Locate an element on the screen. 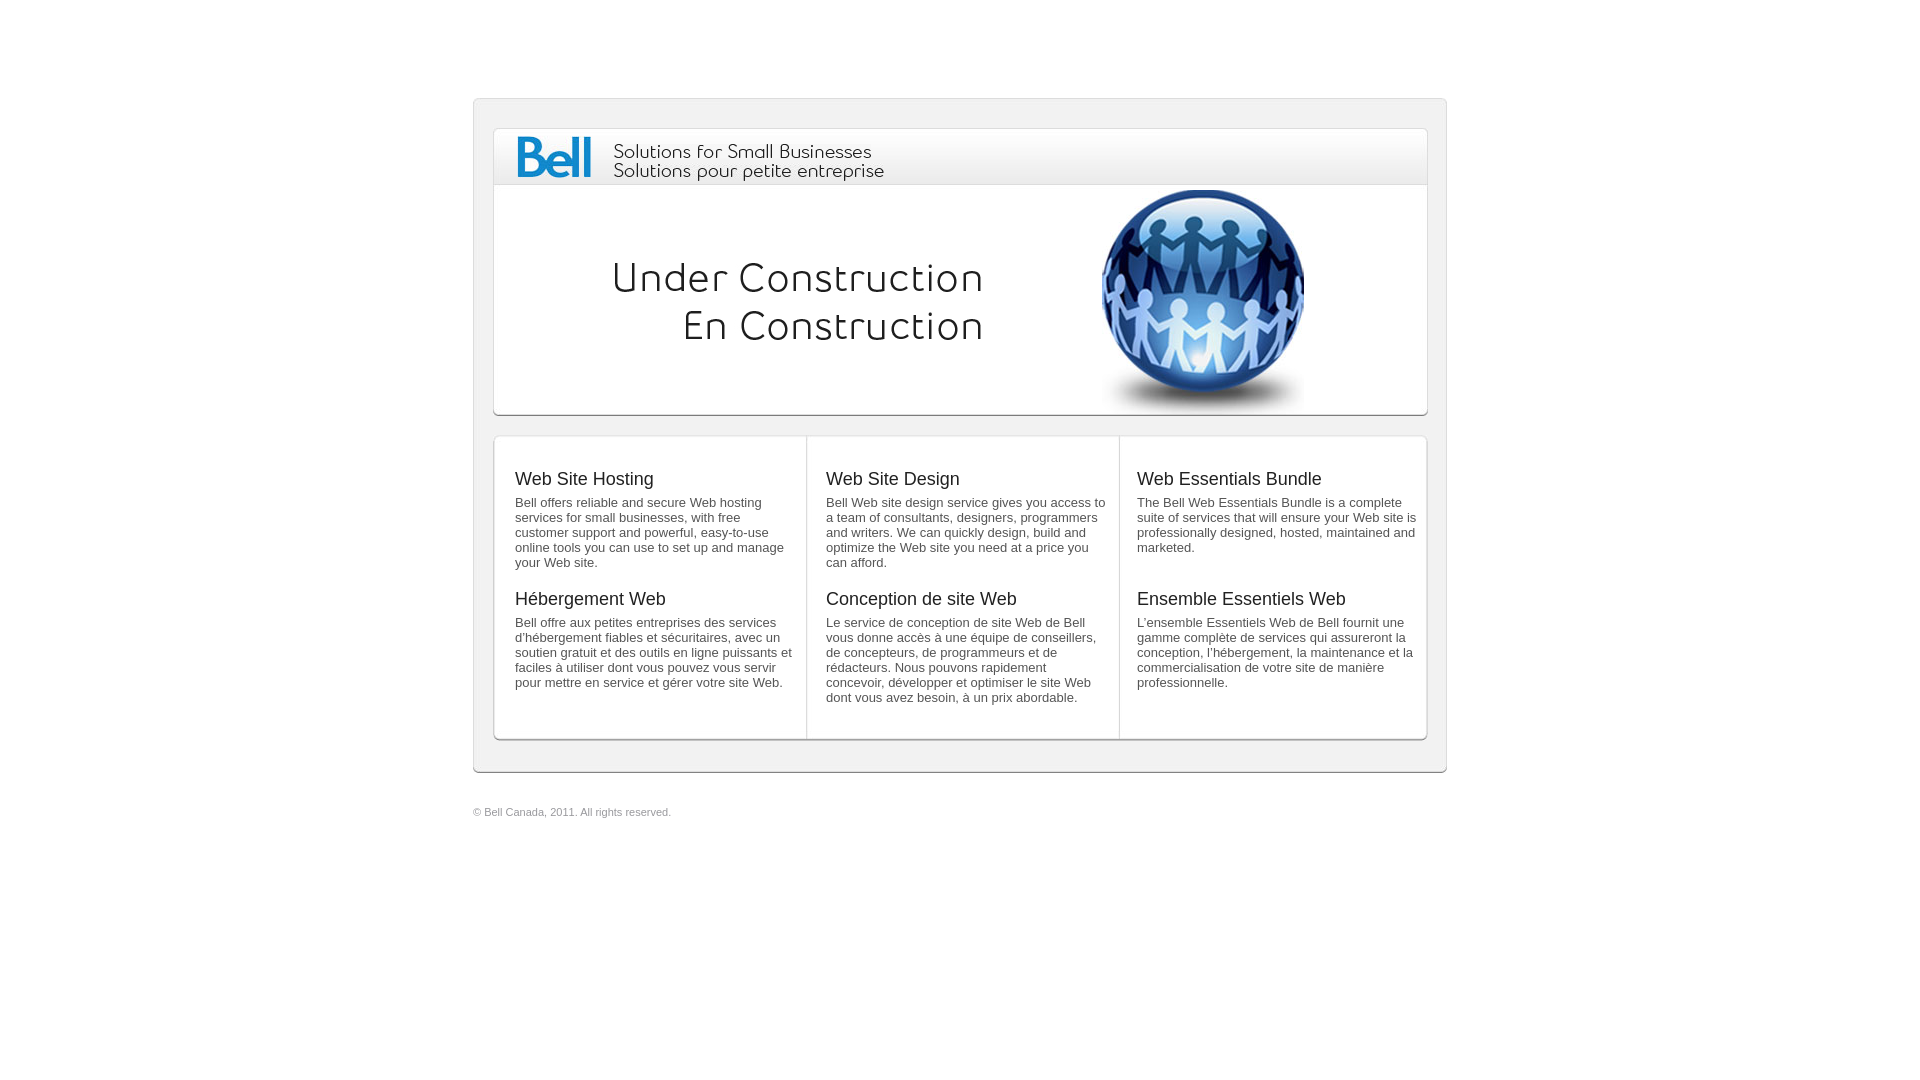  'Solutions pour petite entreprise' is located at coordinates (747, 171).